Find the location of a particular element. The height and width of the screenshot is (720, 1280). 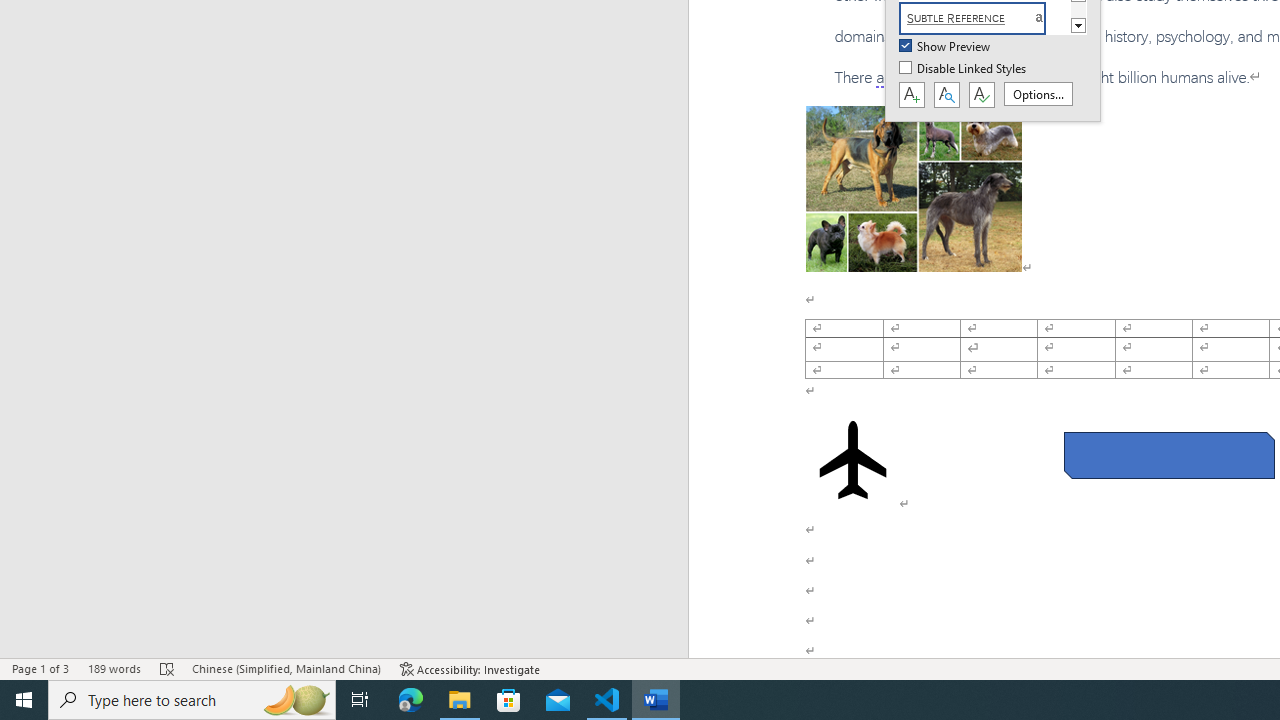

'Spelling and Grammar Check Errors' is located at coordinates (168, 669).